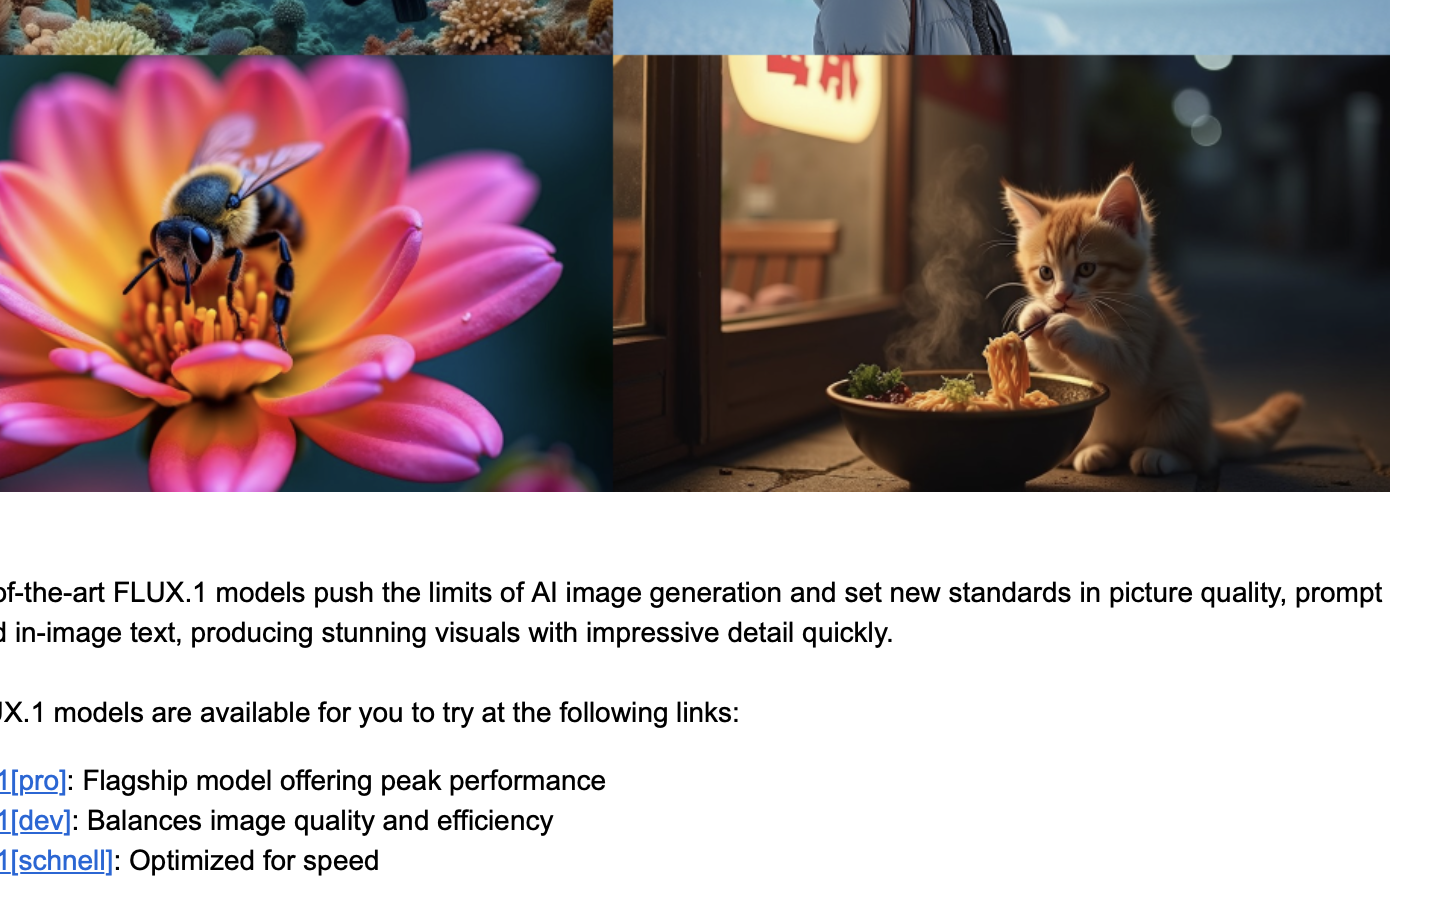 This screenshot has width=1440, height=900. Describe the element at coordinates (312, 819) in the screenshot. I see `': Balances image quality and efficiency'` at that location.